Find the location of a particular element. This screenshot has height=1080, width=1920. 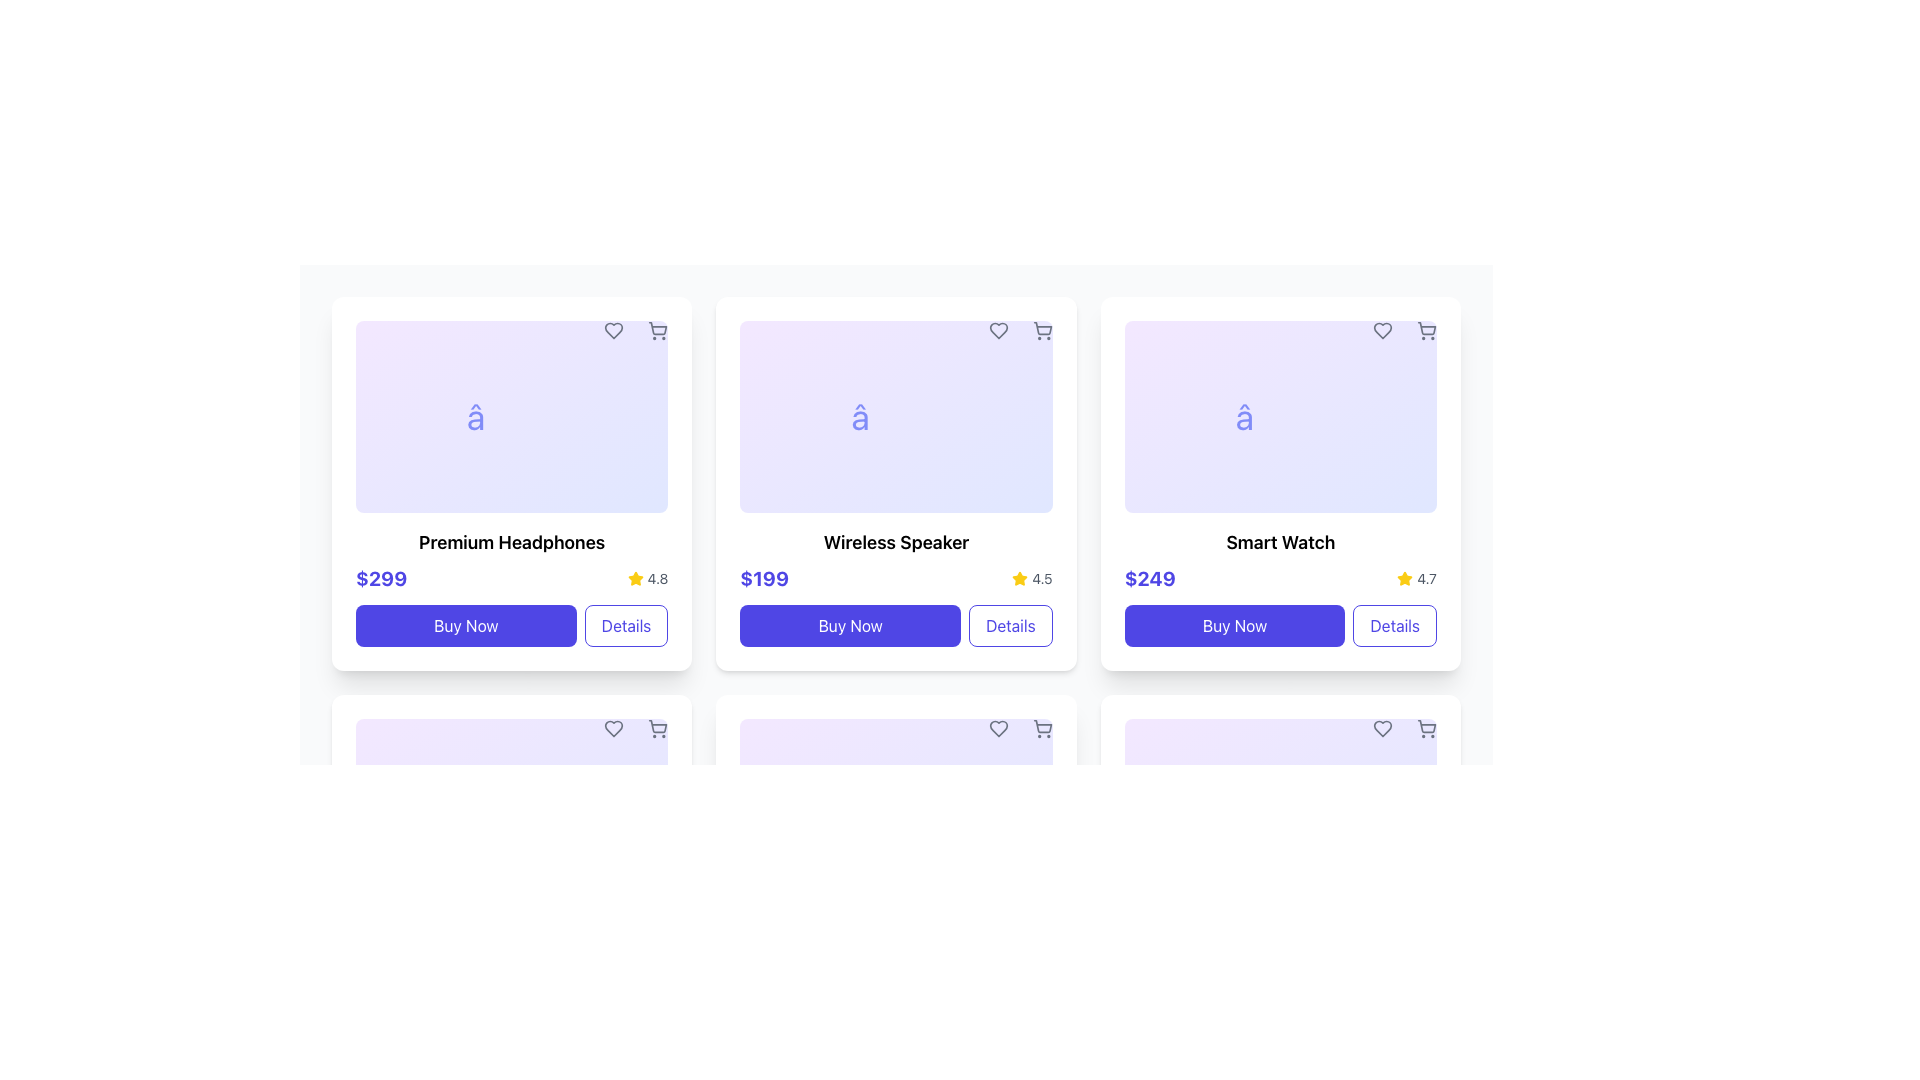

the 'Buy Now' button with a bold indigo background and white text, located in the second product card (Wireless Speaker), to initiate a purchase is located at coordinates (850, 624).